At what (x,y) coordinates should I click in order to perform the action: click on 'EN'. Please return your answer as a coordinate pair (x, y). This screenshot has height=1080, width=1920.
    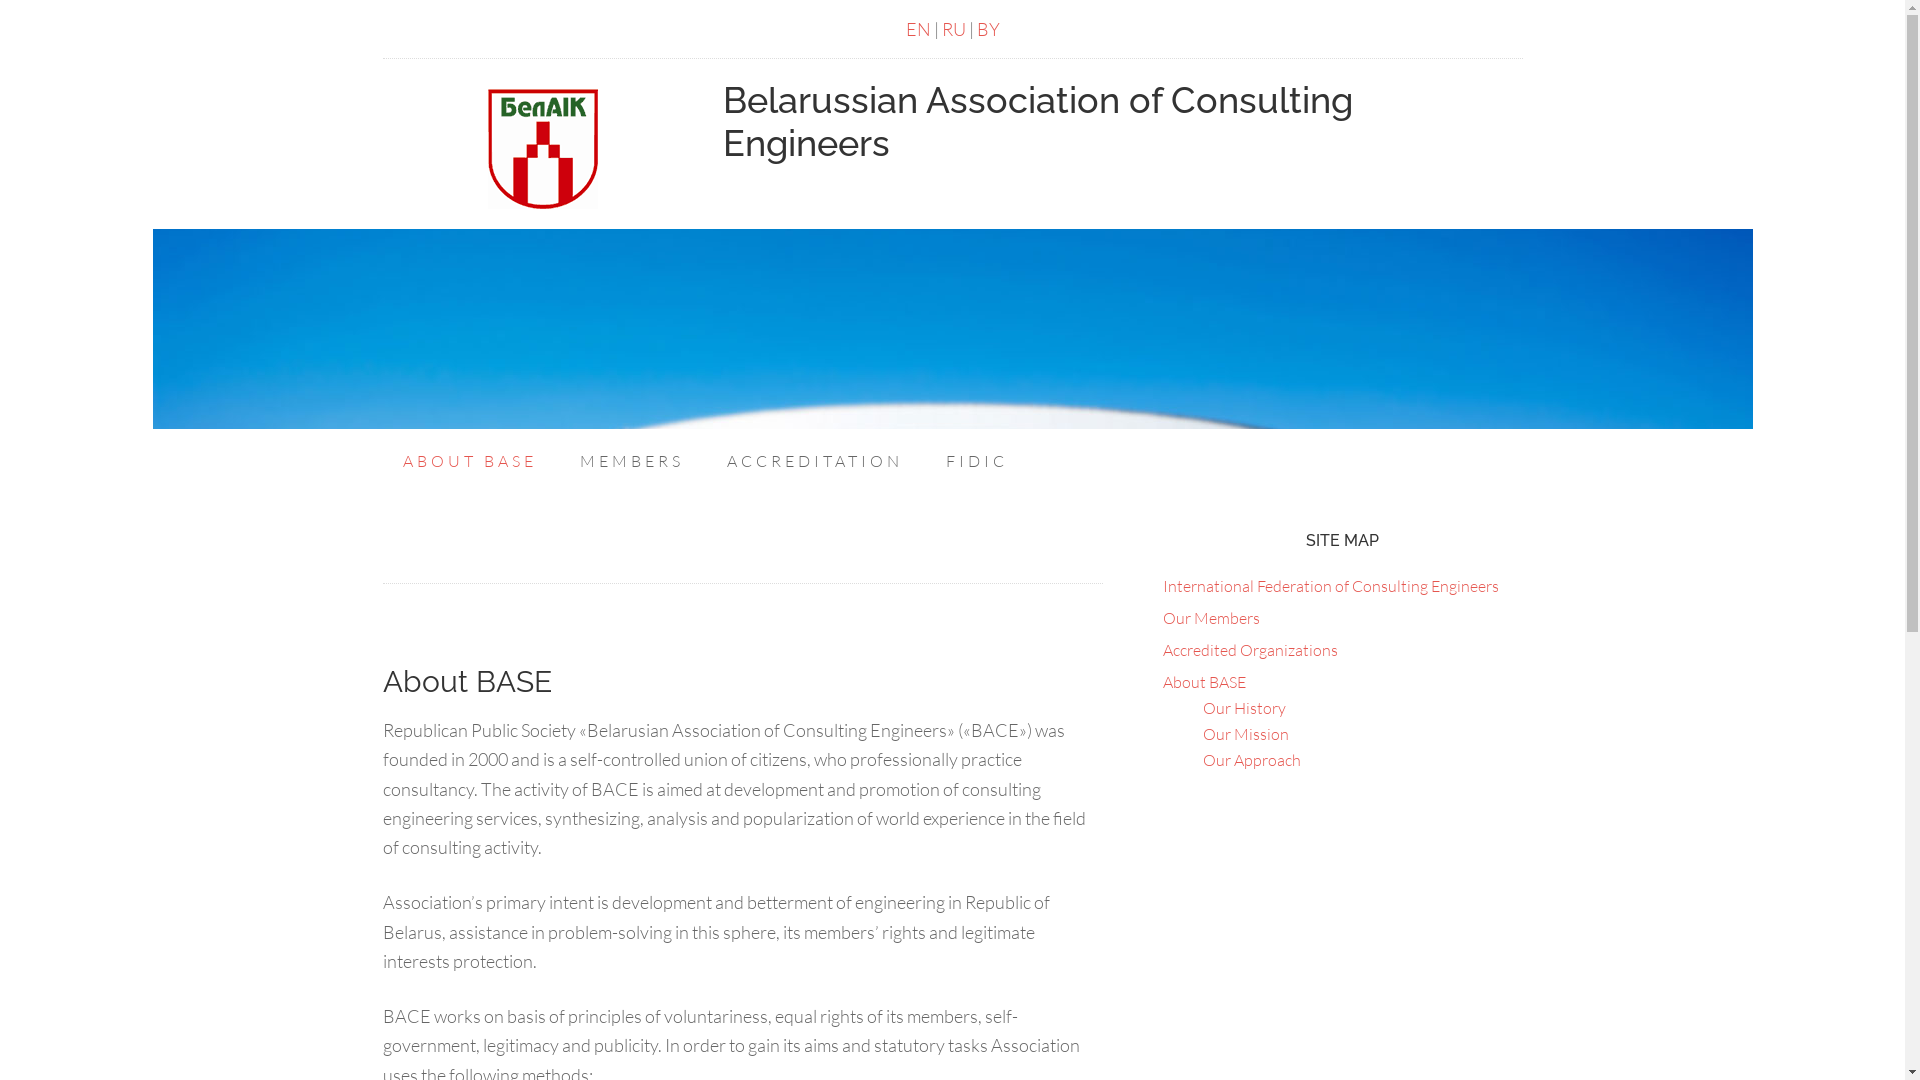
    Looking at the image, I should click on (917, 29).